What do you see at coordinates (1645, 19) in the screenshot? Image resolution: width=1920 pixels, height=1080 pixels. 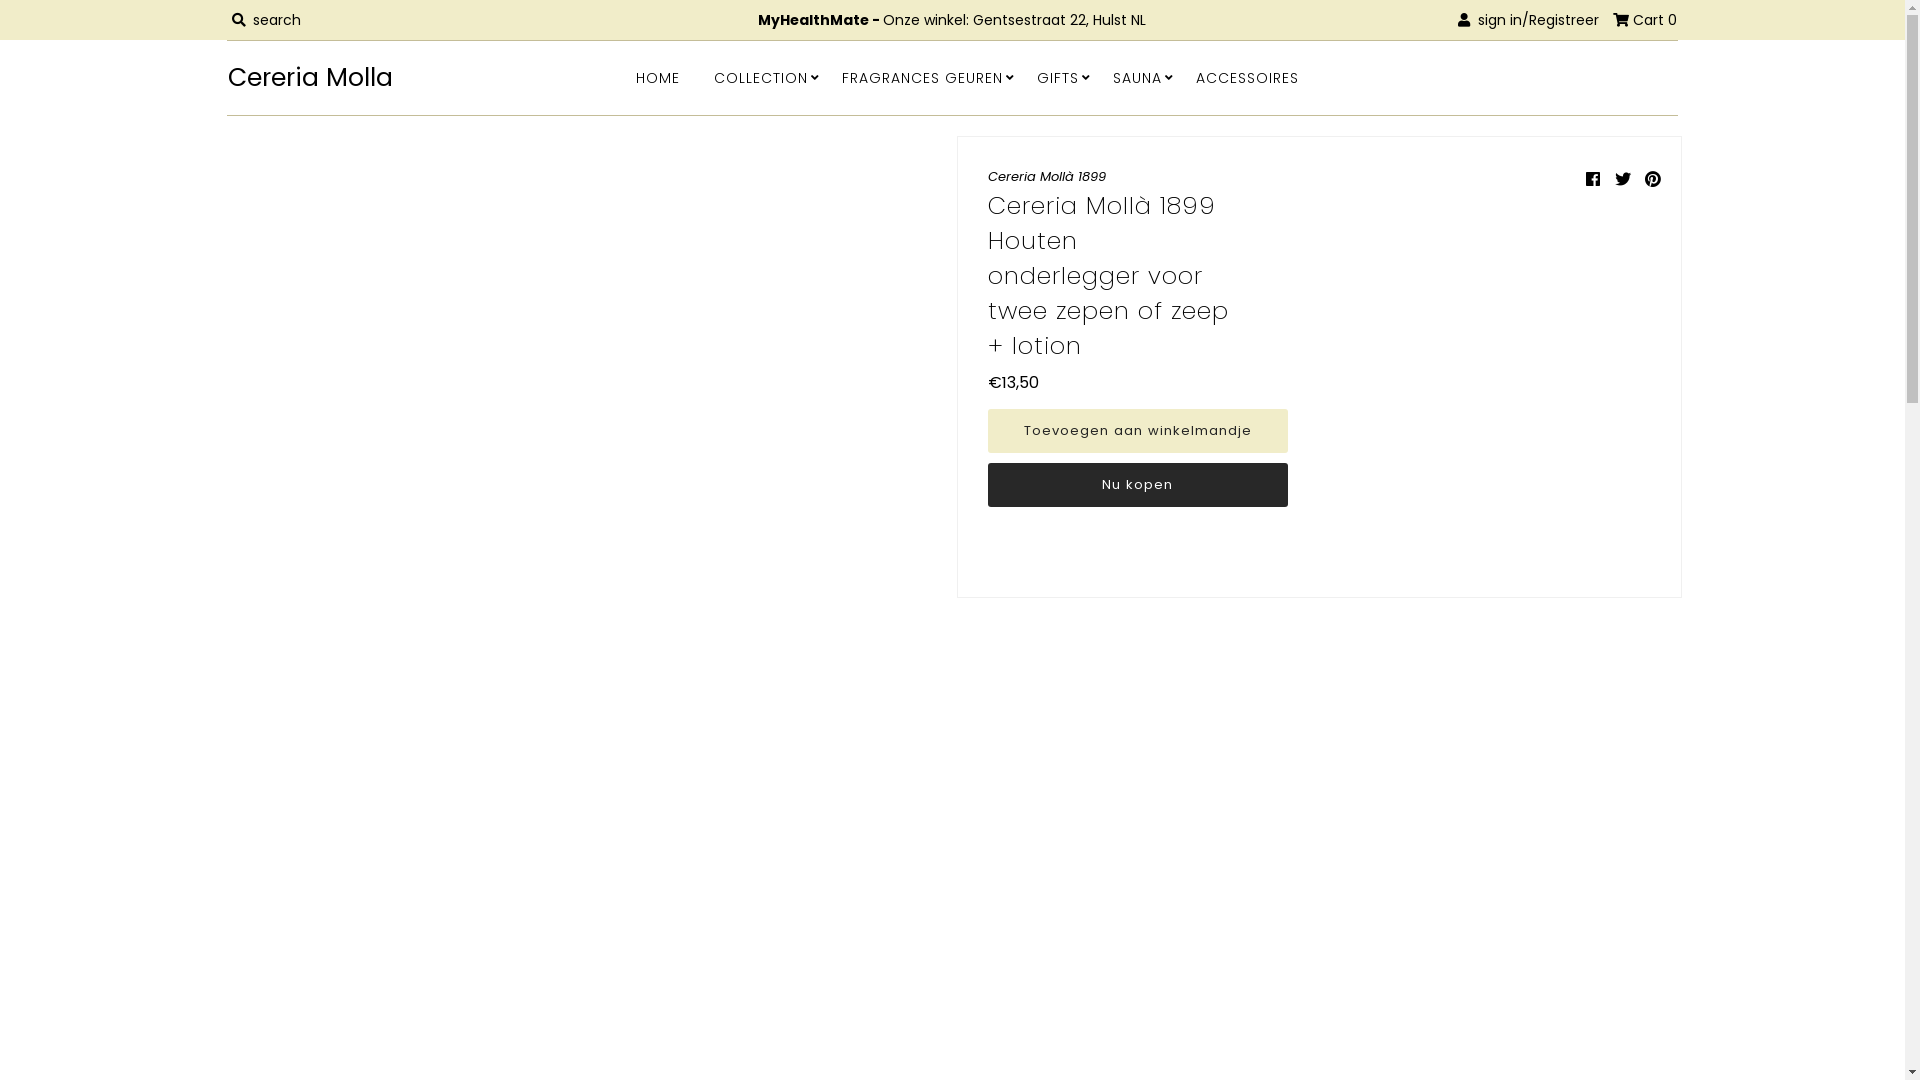 I see `' Cart 0'` at bounding box center [1645, 19].